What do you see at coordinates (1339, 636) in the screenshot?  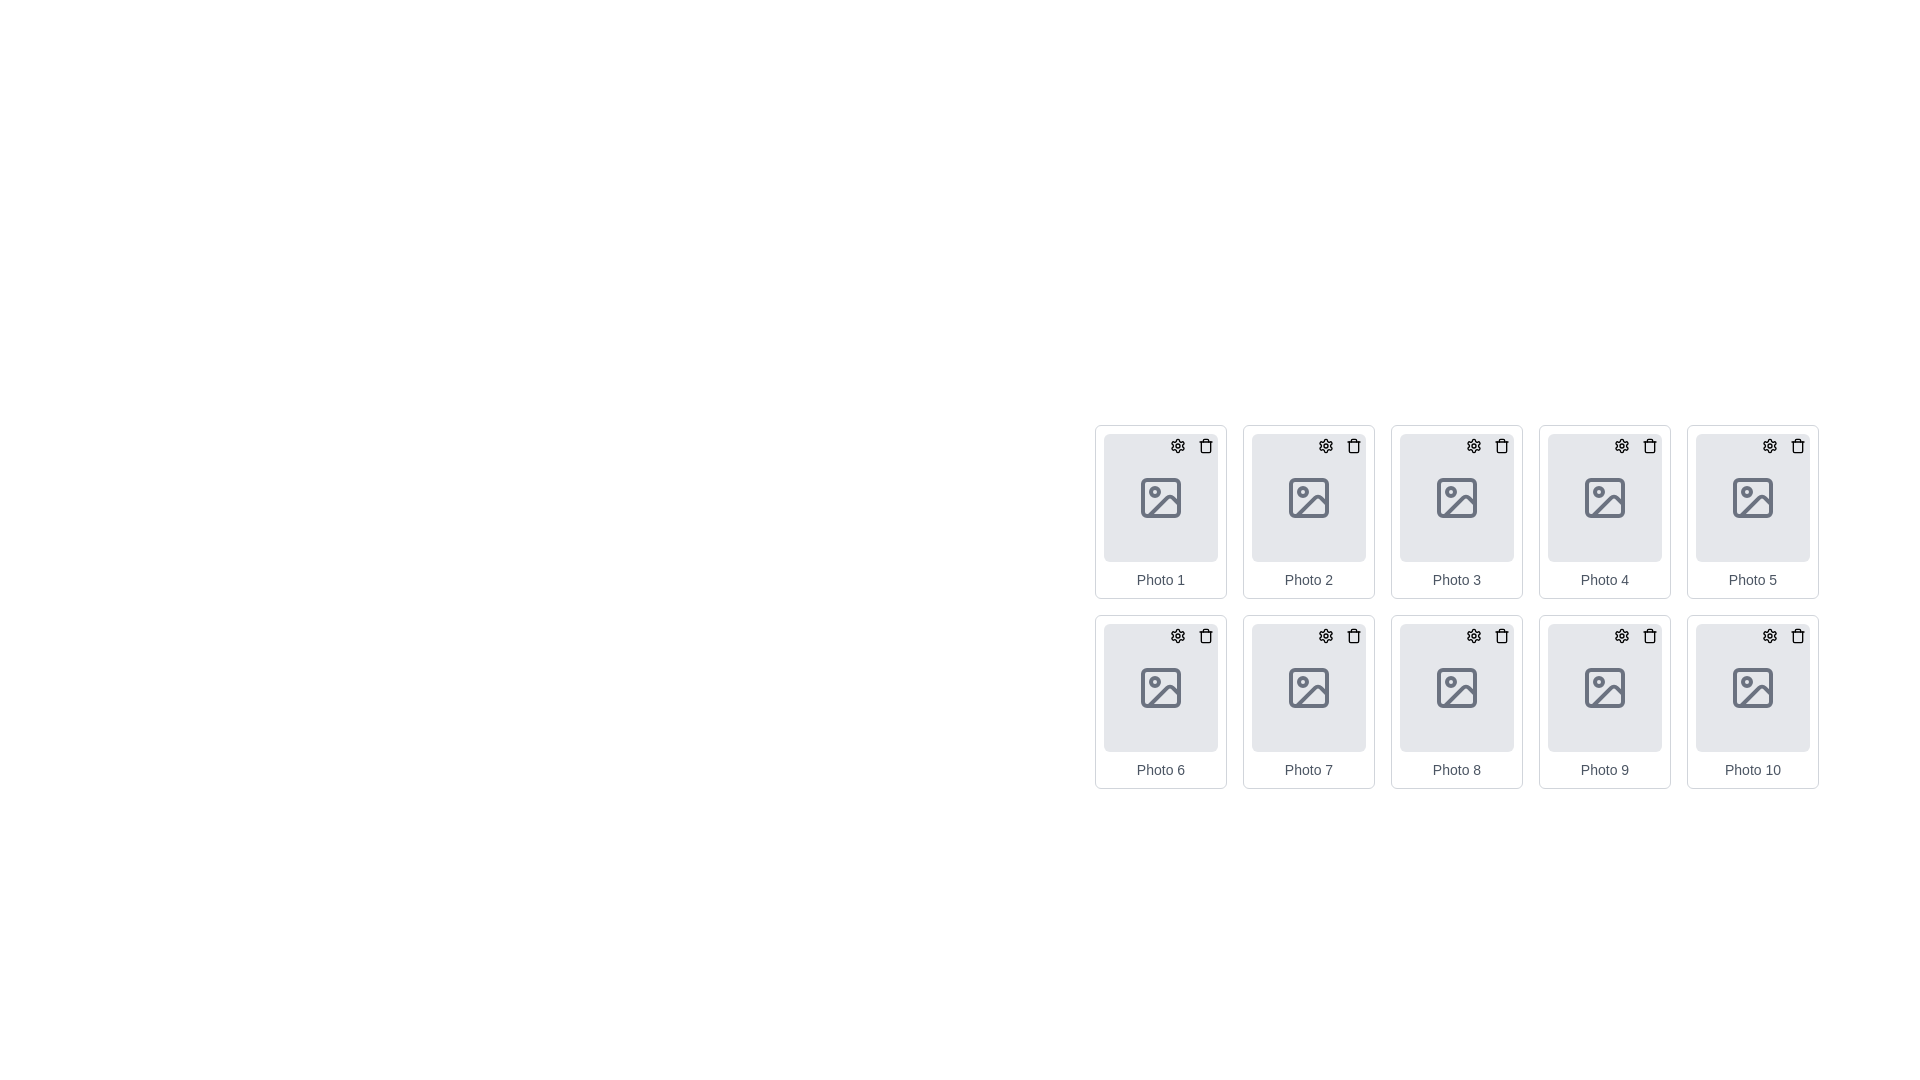 I see `the gear icon in the Button group located at the top-right corner of the 'Photo 7' component` at bounding box center [1339, 636].